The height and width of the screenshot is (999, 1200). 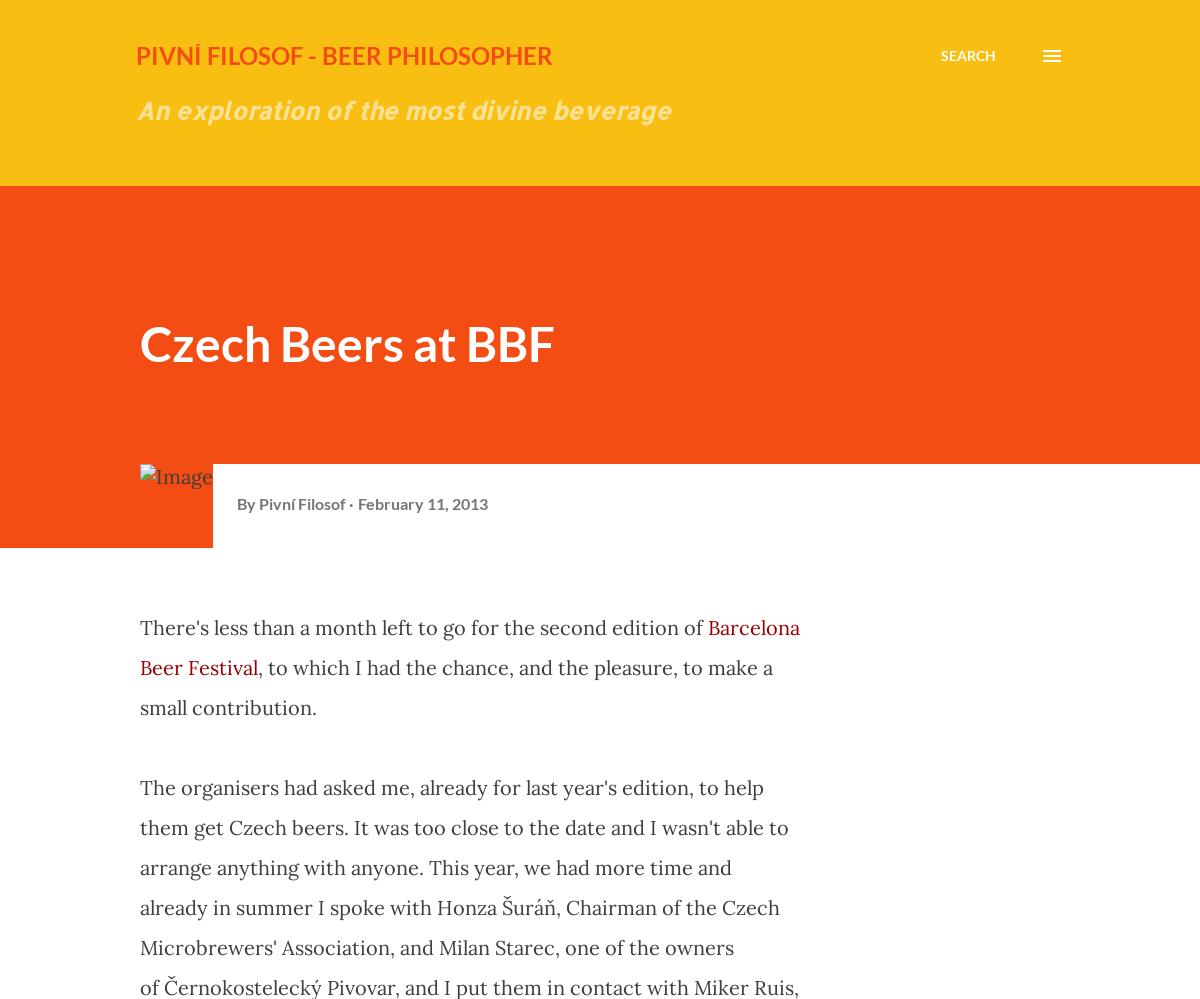 I want to click on 'Pivní Filosof - Beer Philosopher', so click(x=344, y=55).